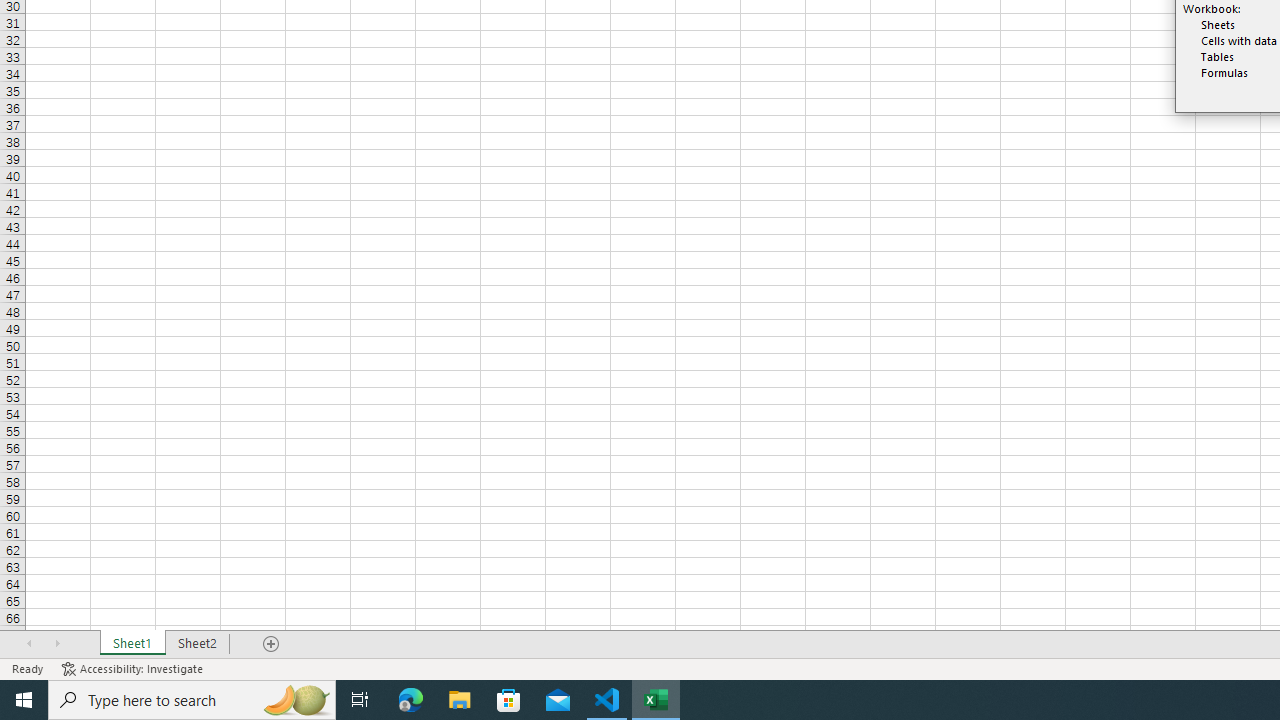 The image size is (1280, 720). I want to click on 'Accessibility Checker Accessibility: Investigate', so click(133, 669).